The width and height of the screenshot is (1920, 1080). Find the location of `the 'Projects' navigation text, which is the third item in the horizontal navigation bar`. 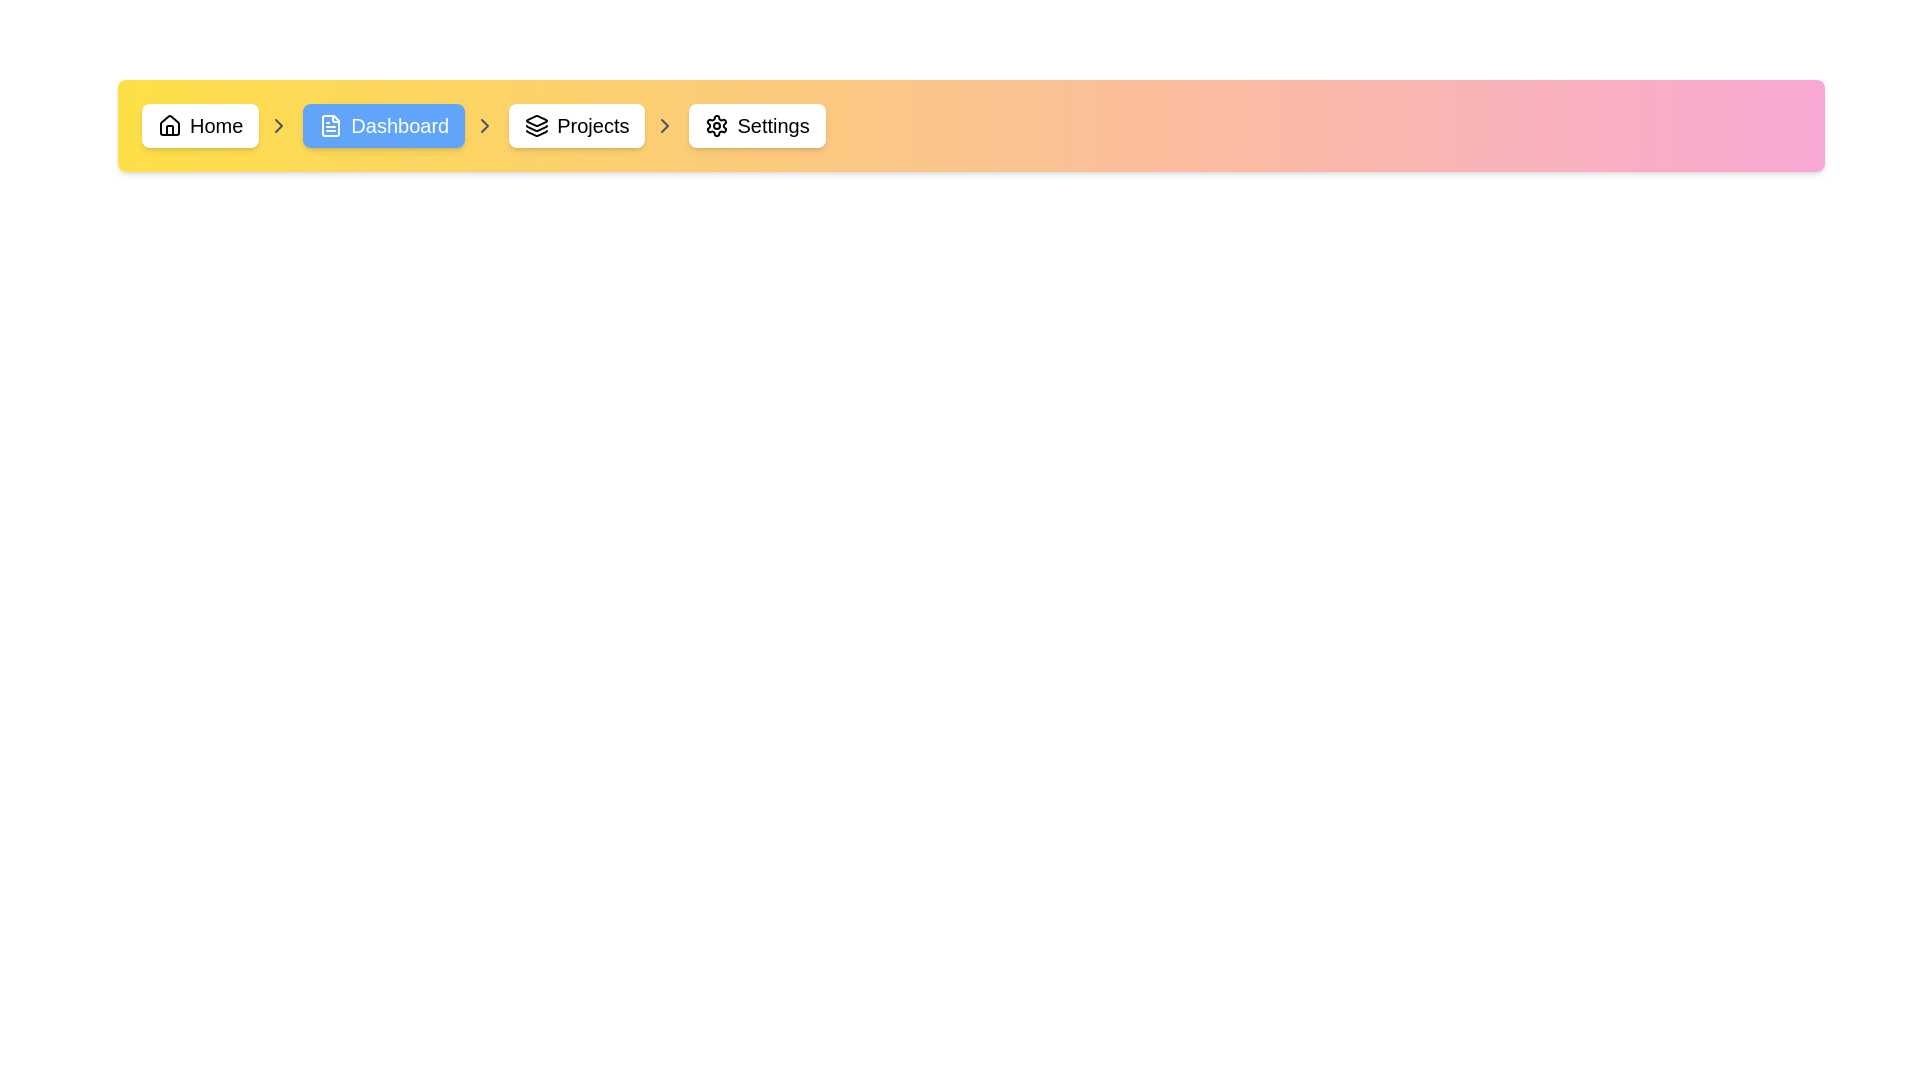

the 'Projects' navigation text, which is the third item in the horizontal navigation bar is located at coordinates (592, 126).